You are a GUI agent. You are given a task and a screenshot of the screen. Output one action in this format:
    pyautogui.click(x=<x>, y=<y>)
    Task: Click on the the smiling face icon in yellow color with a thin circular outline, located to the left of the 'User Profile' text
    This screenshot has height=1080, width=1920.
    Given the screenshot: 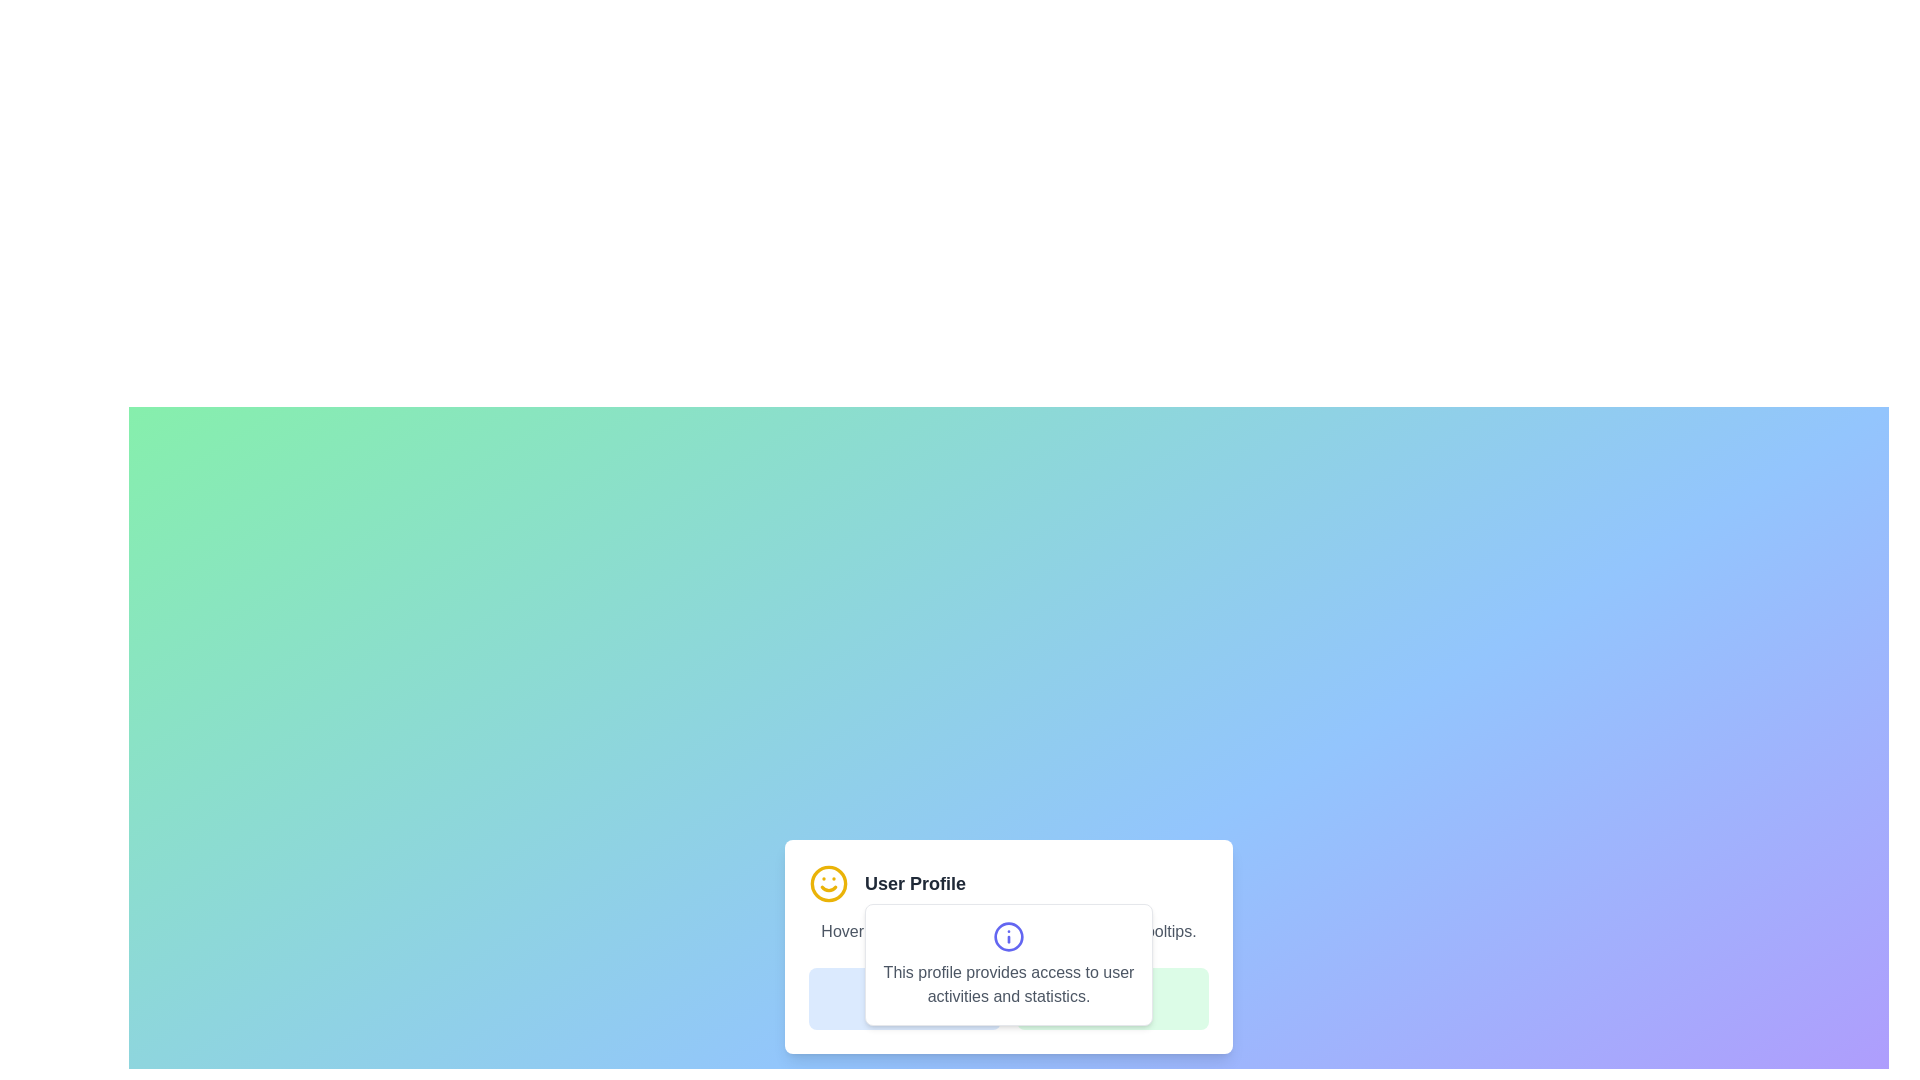 What is the action you would take?
    pyautogui.click(x=829, y=882)
    